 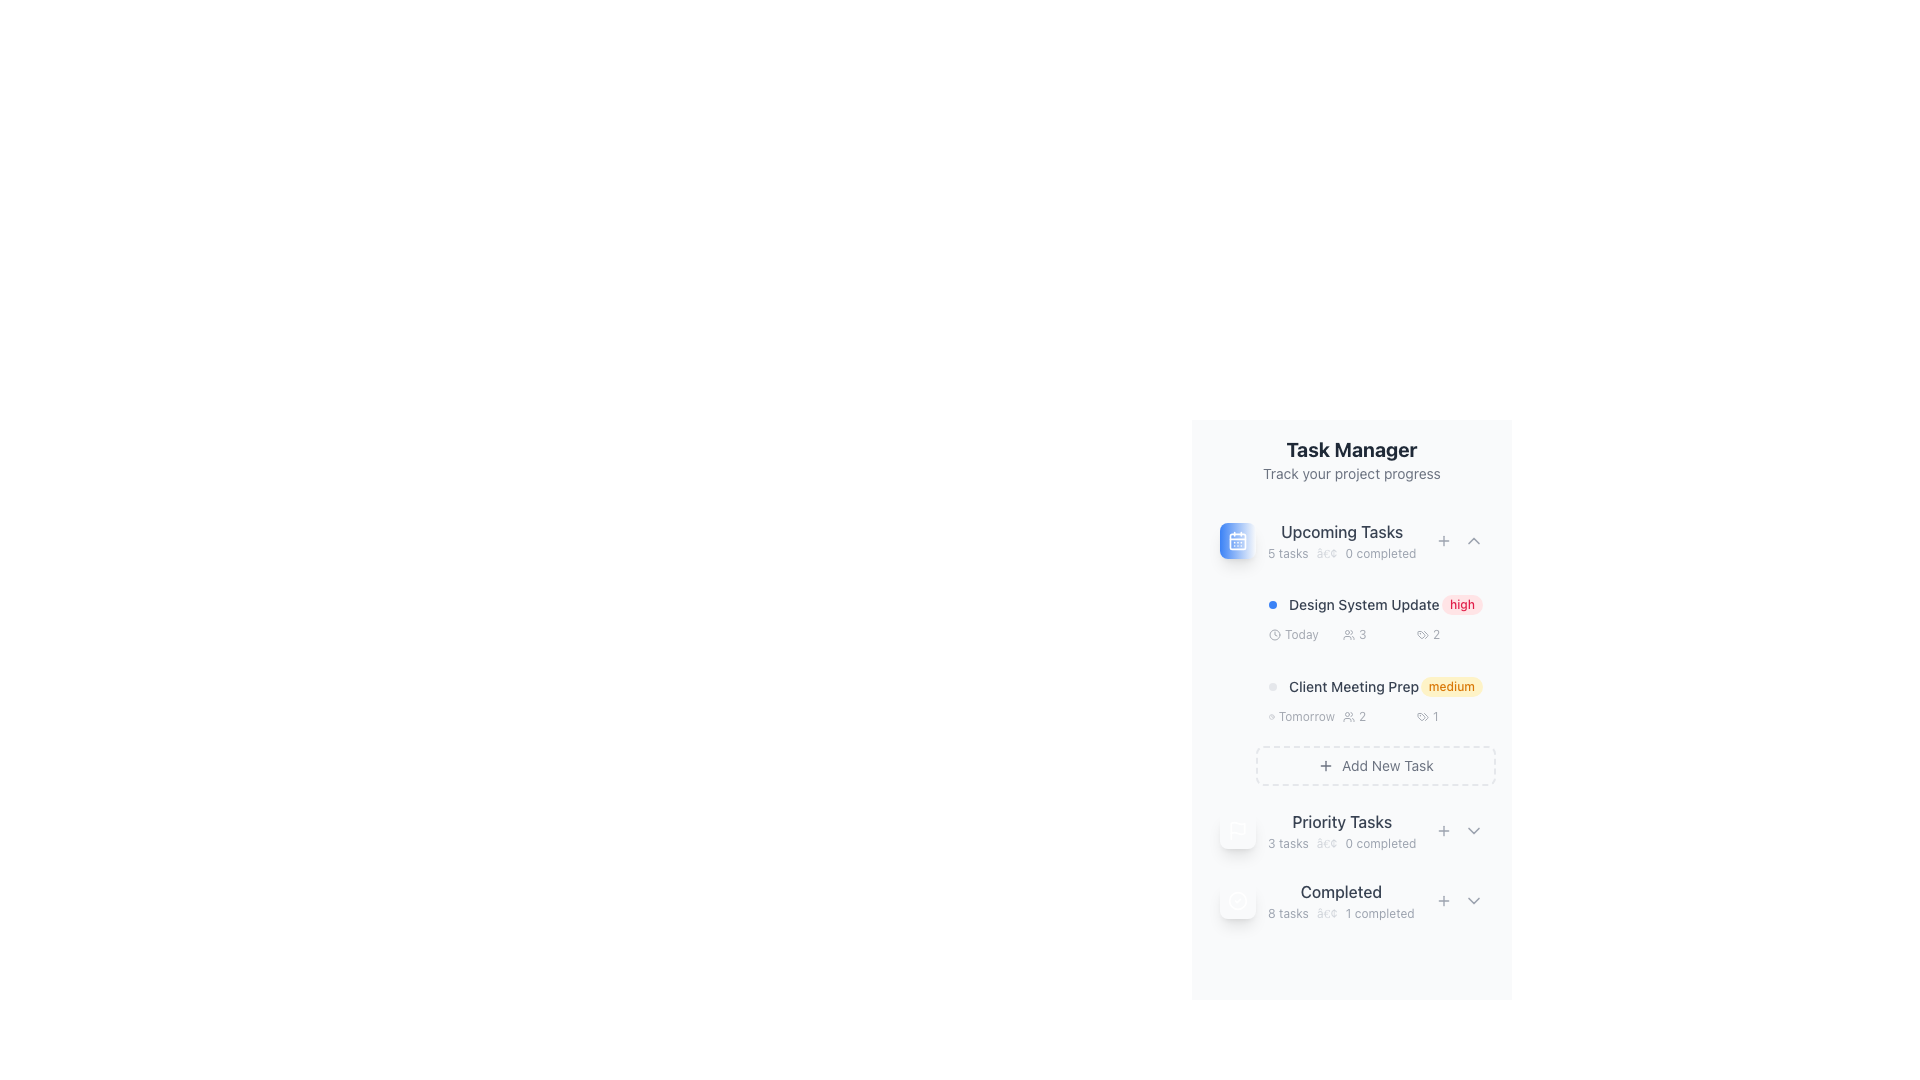 What do you see at coordinates (1326, 765) in the screenshot?
I see `the icon located in the center-left of the 'Add New Task' button` at bounding box center [1326, 765].